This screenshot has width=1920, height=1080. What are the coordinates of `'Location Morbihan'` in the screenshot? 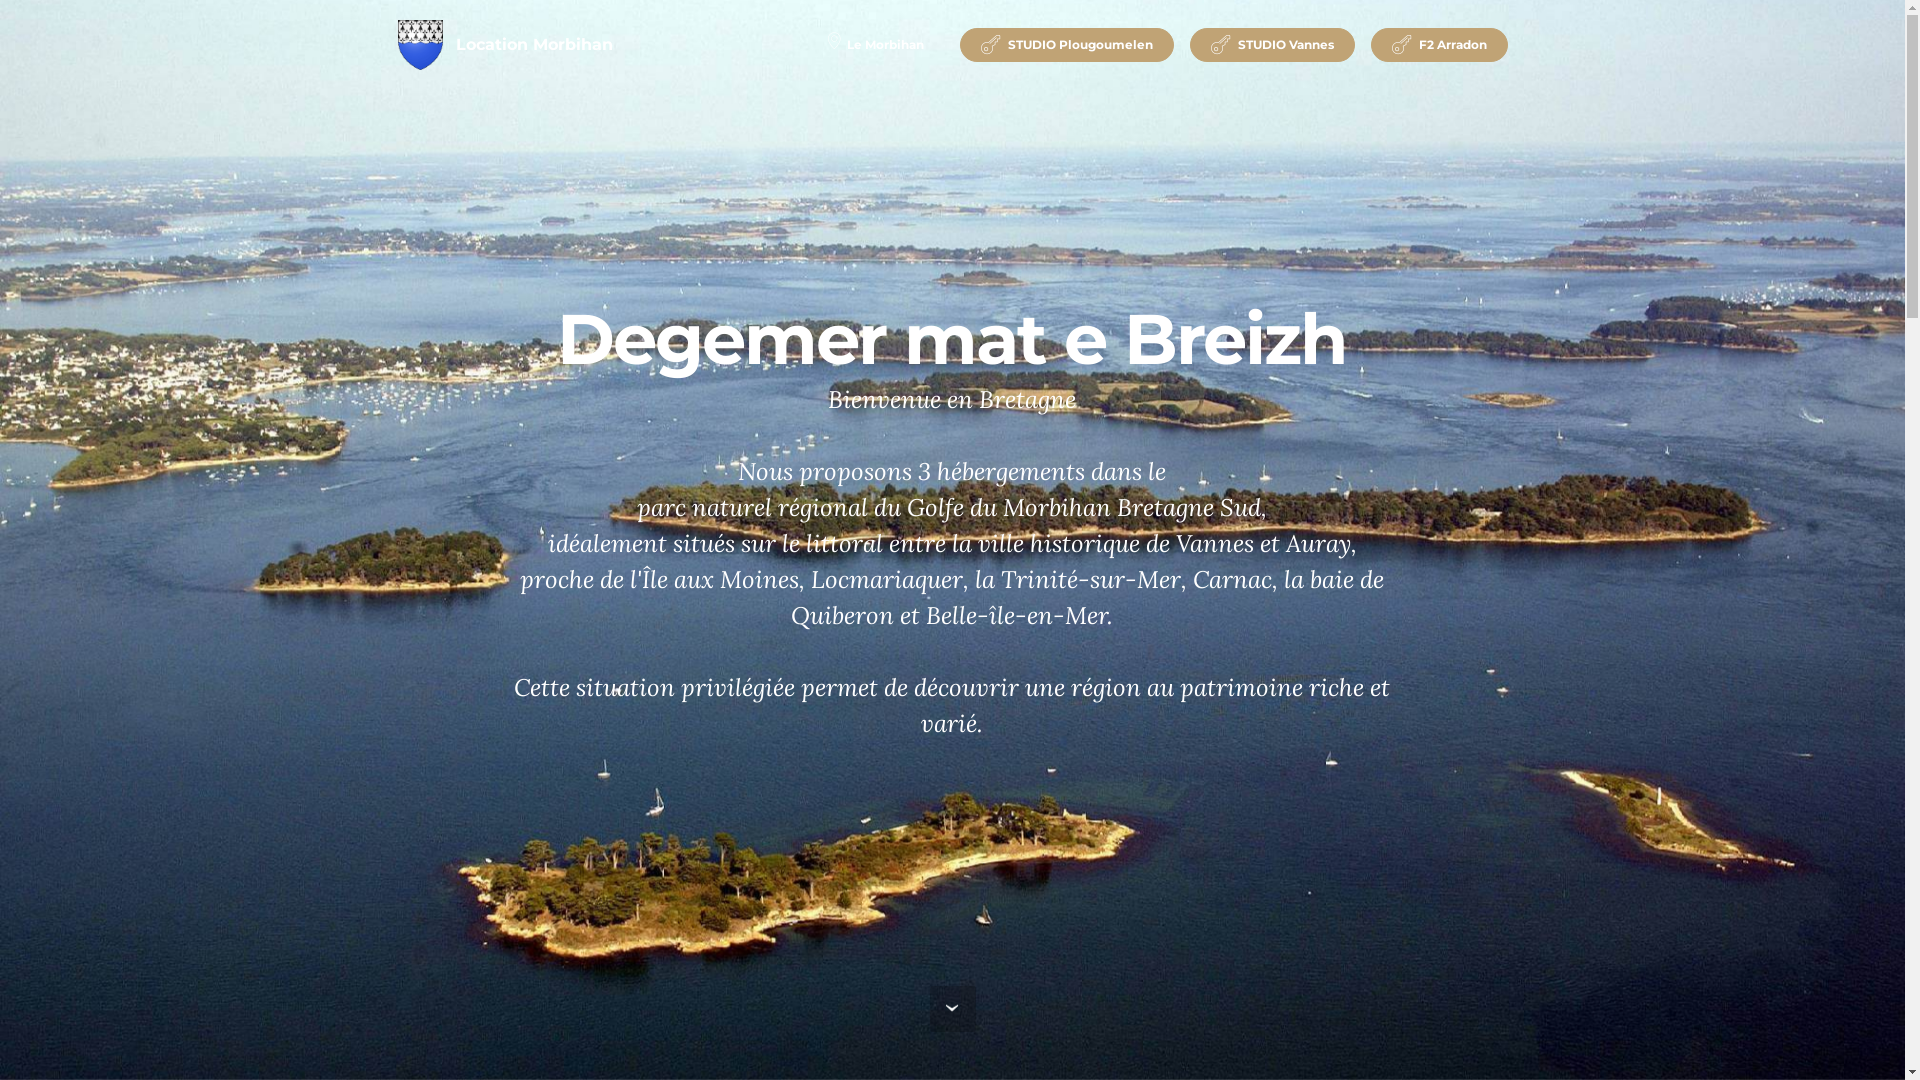 It's located at (534, 45).